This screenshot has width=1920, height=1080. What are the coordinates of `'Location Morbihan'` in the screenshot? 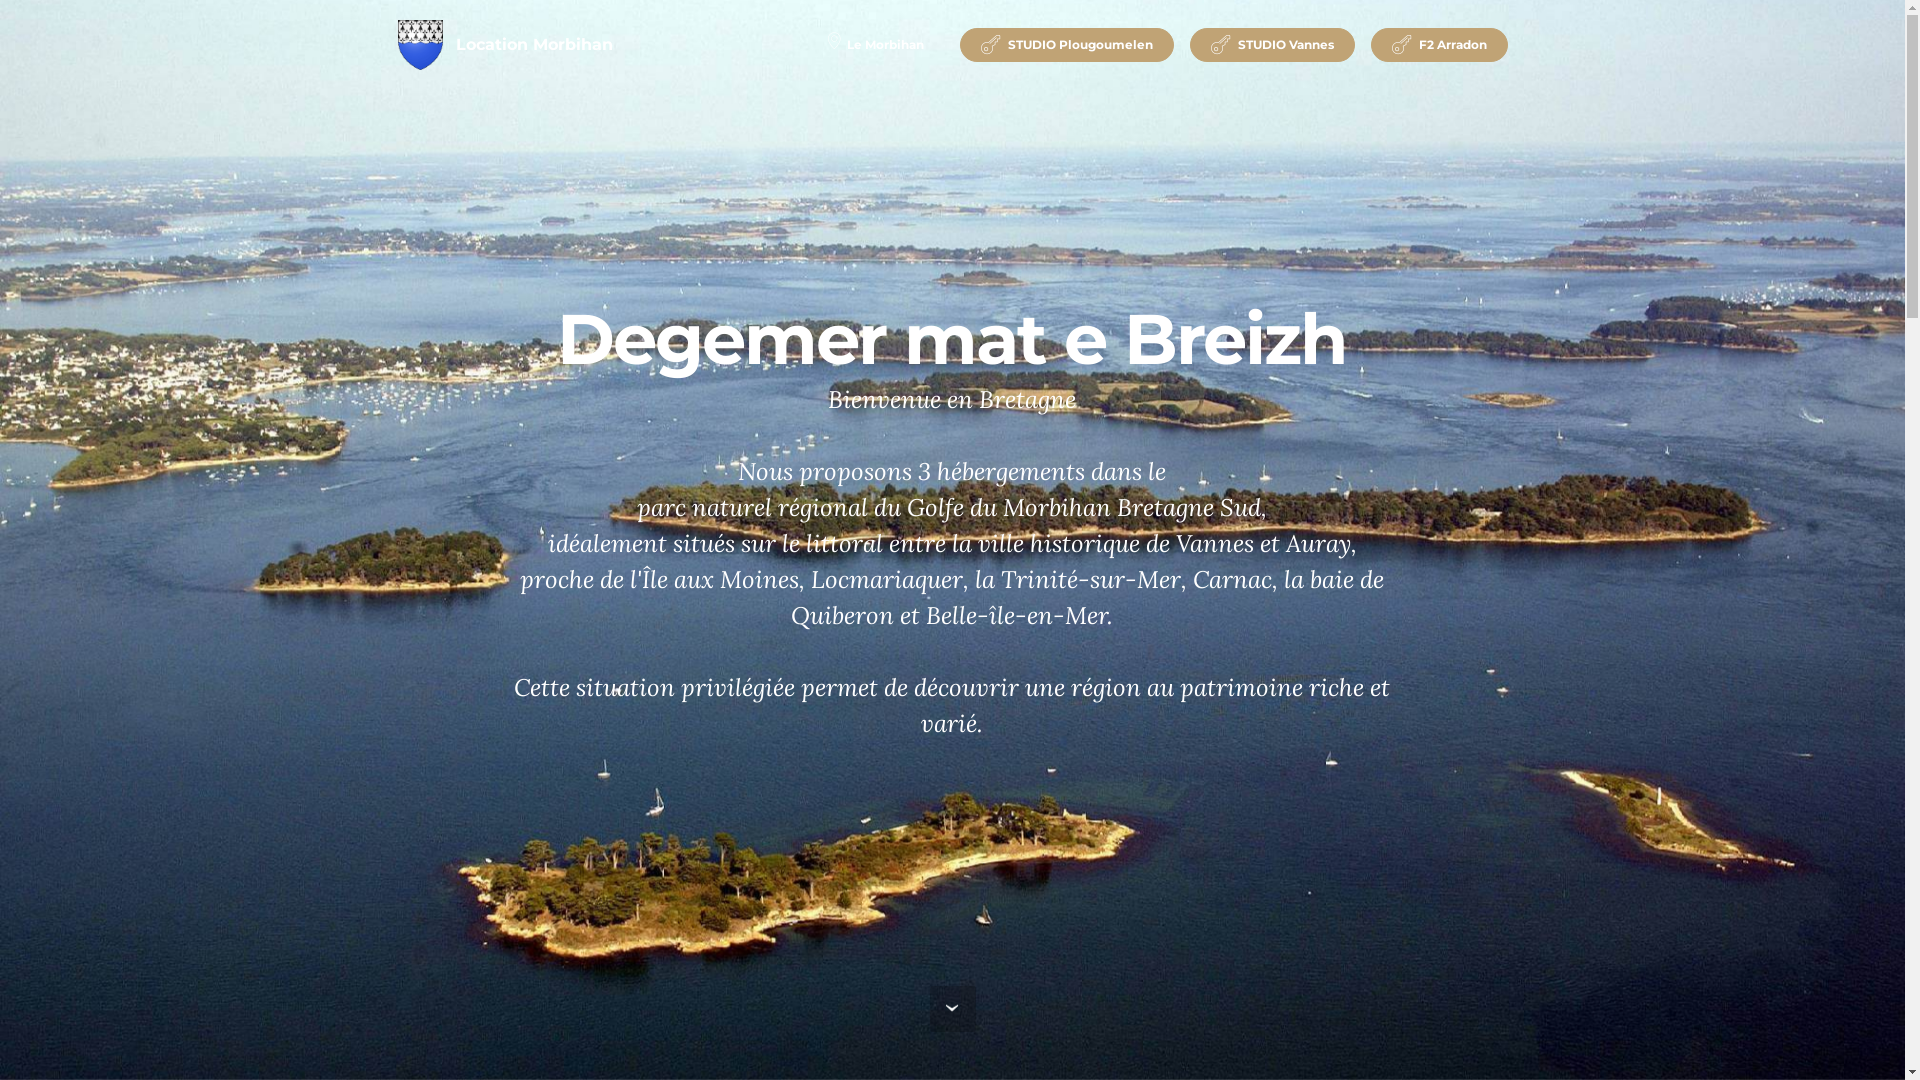 It's located at (534, 45).